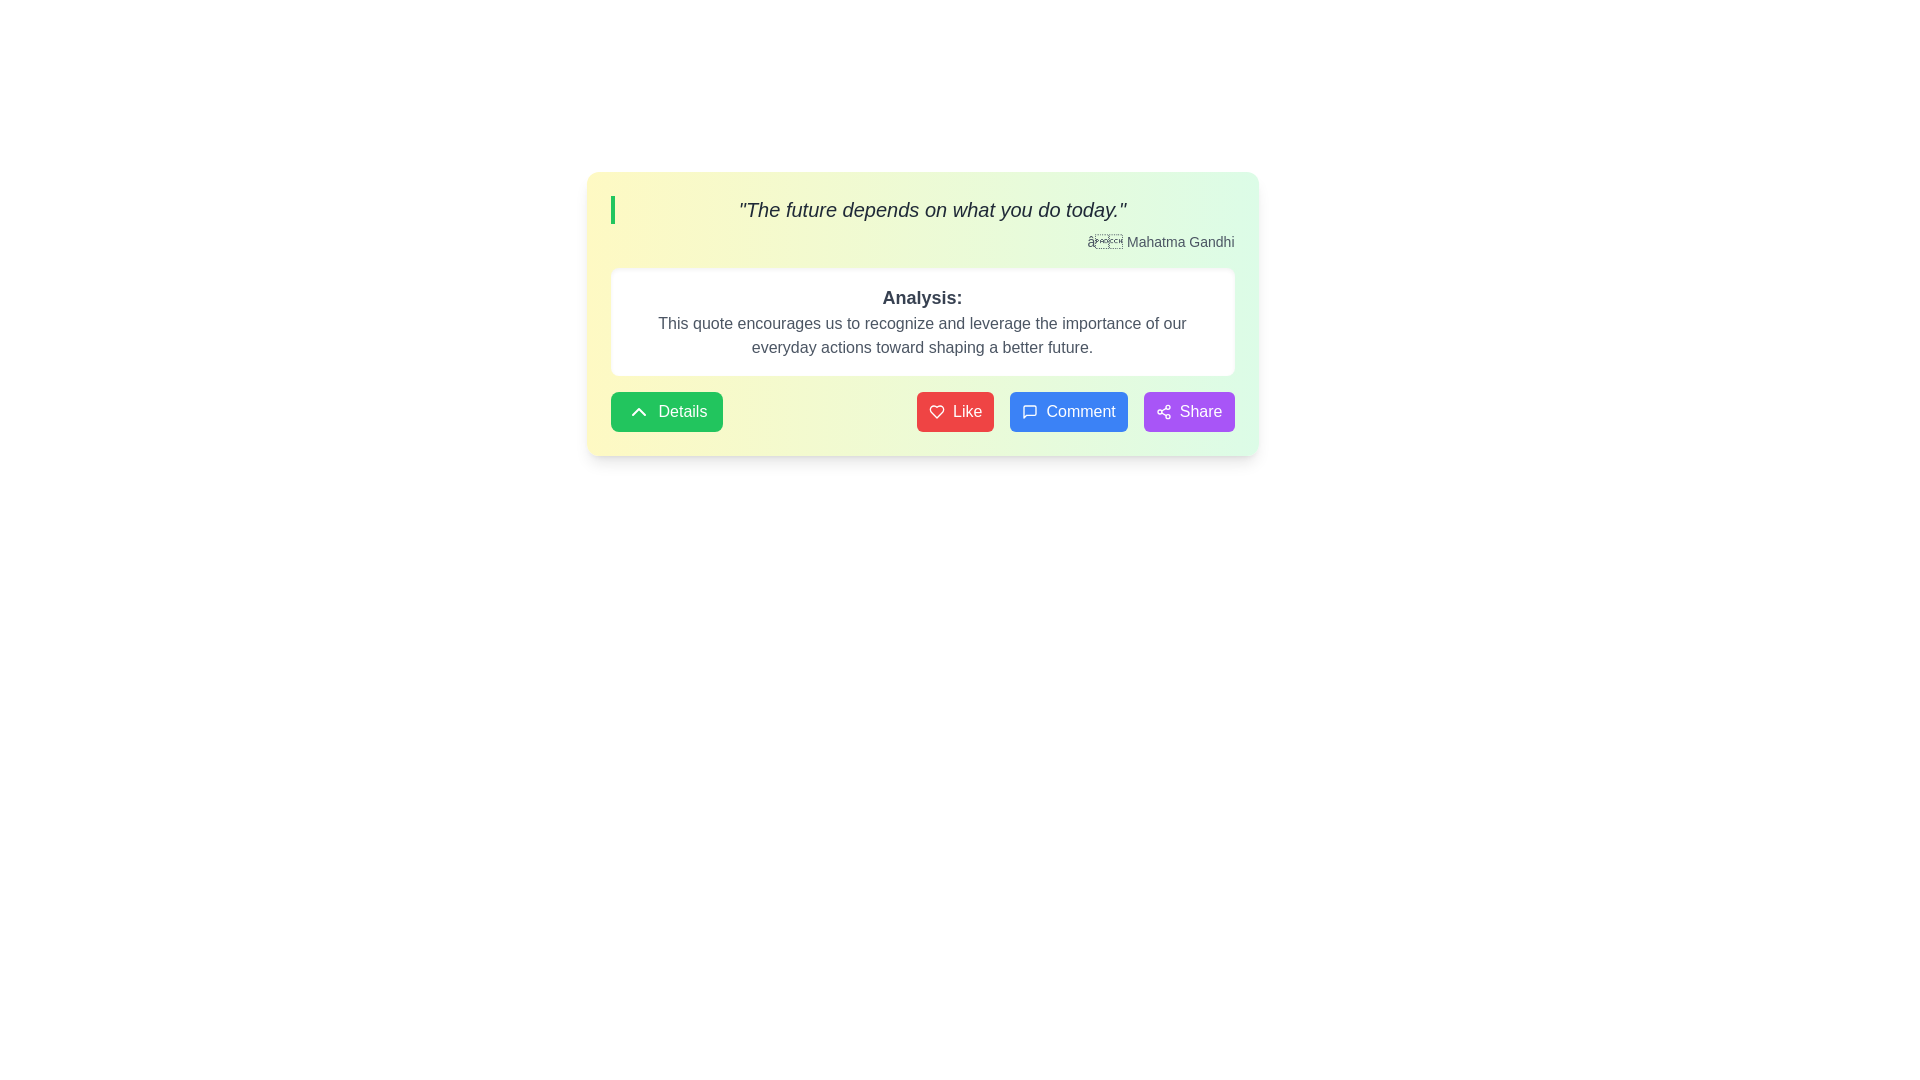  Describe the element at coordinates (637, 411) in the screenshot. I see `the chevron-up icon with a white outline against a green background located within the 'Details' button for interaction` at that location.